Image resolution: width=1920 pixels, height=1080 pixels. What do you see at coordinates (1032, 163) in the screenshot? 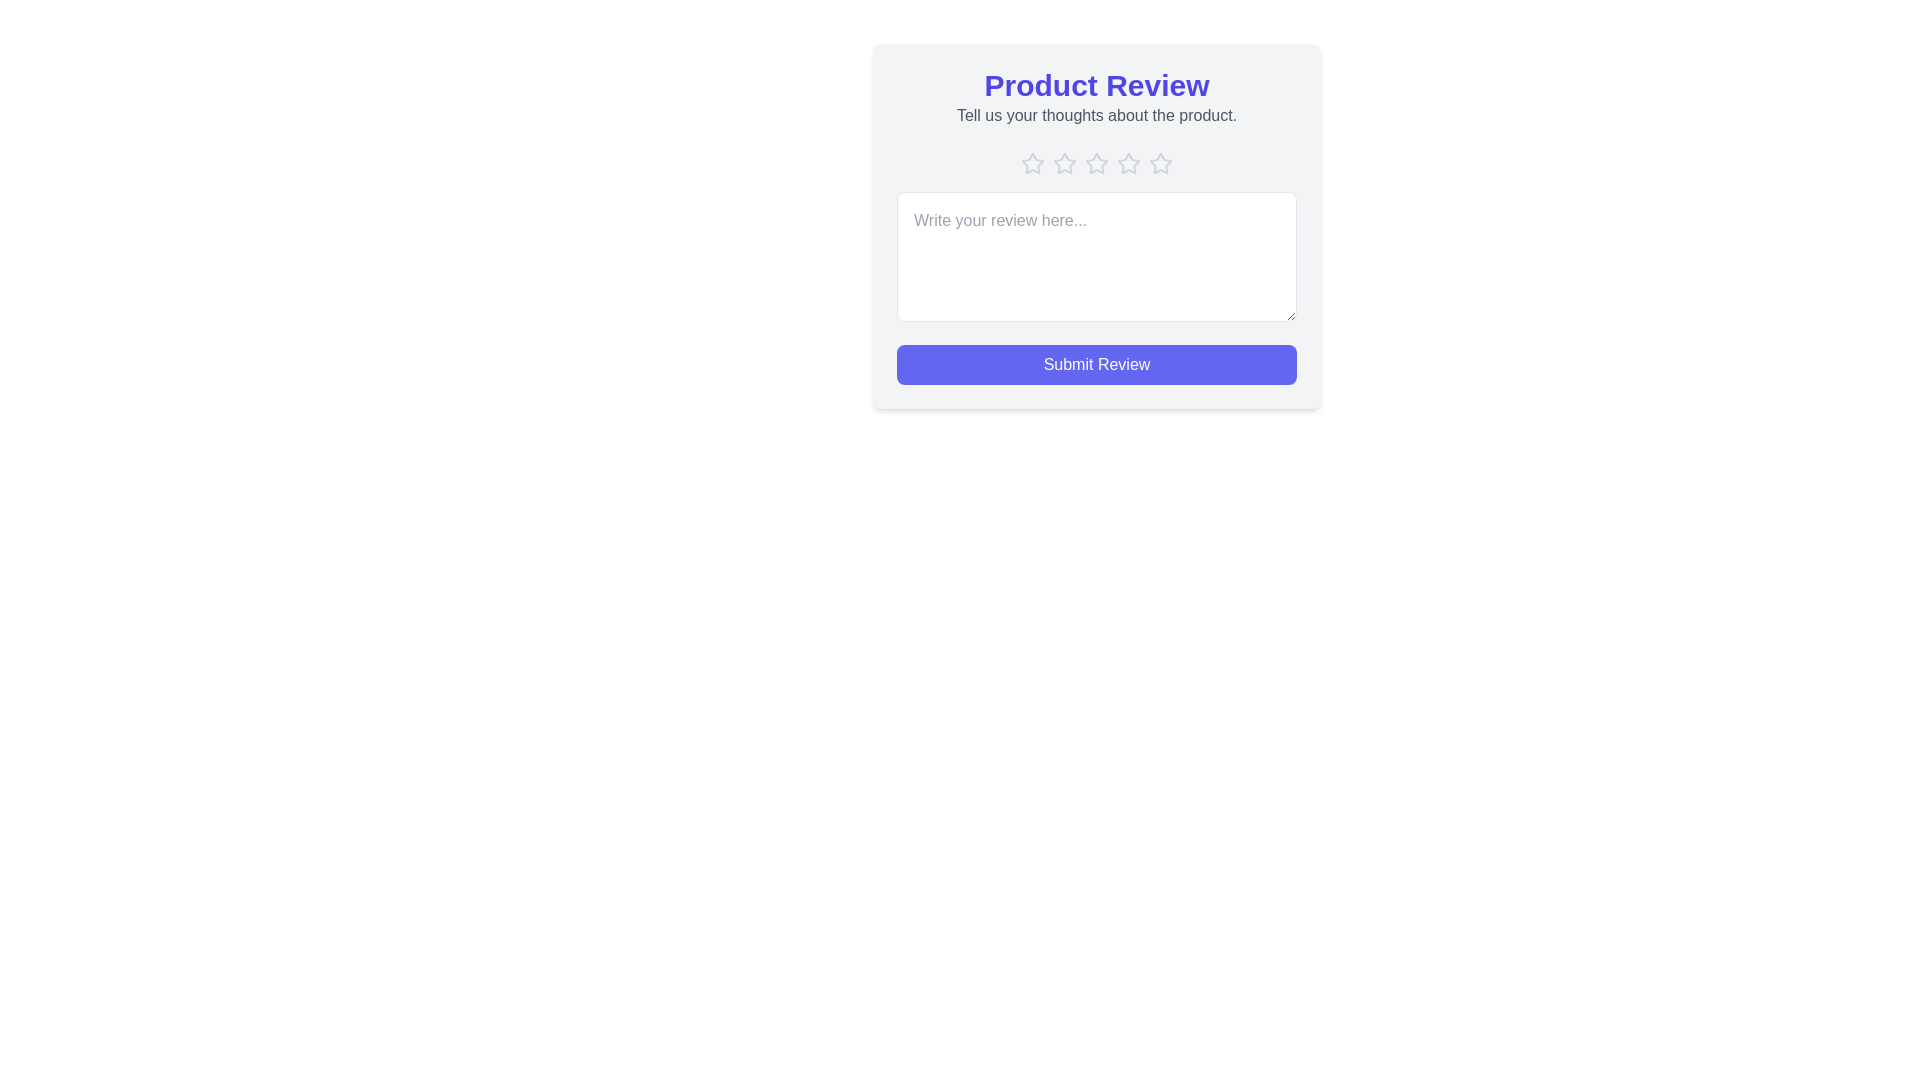
I see `the first star in the row of five stars` at bounding box center [1032, 163].